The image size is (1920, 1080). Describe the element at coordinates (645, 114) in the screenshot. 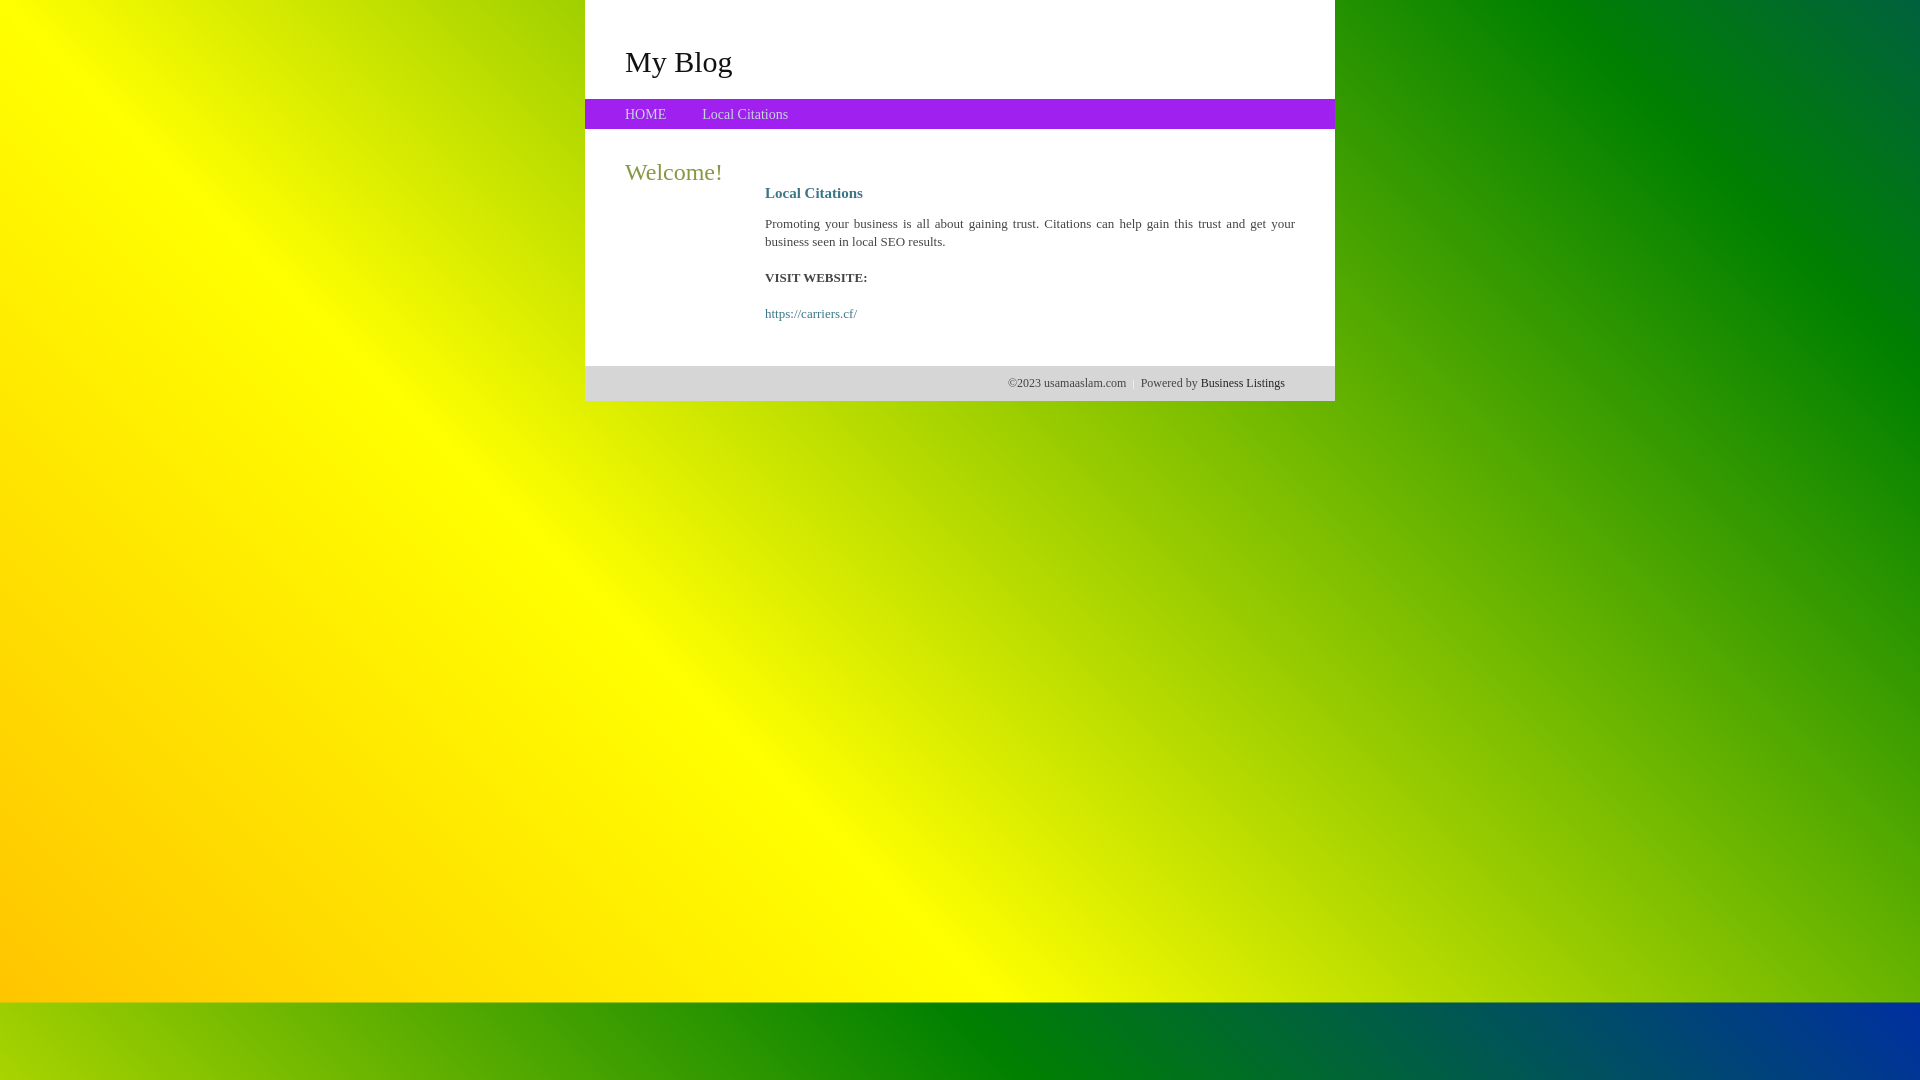

I see `'HOME'` at that location.